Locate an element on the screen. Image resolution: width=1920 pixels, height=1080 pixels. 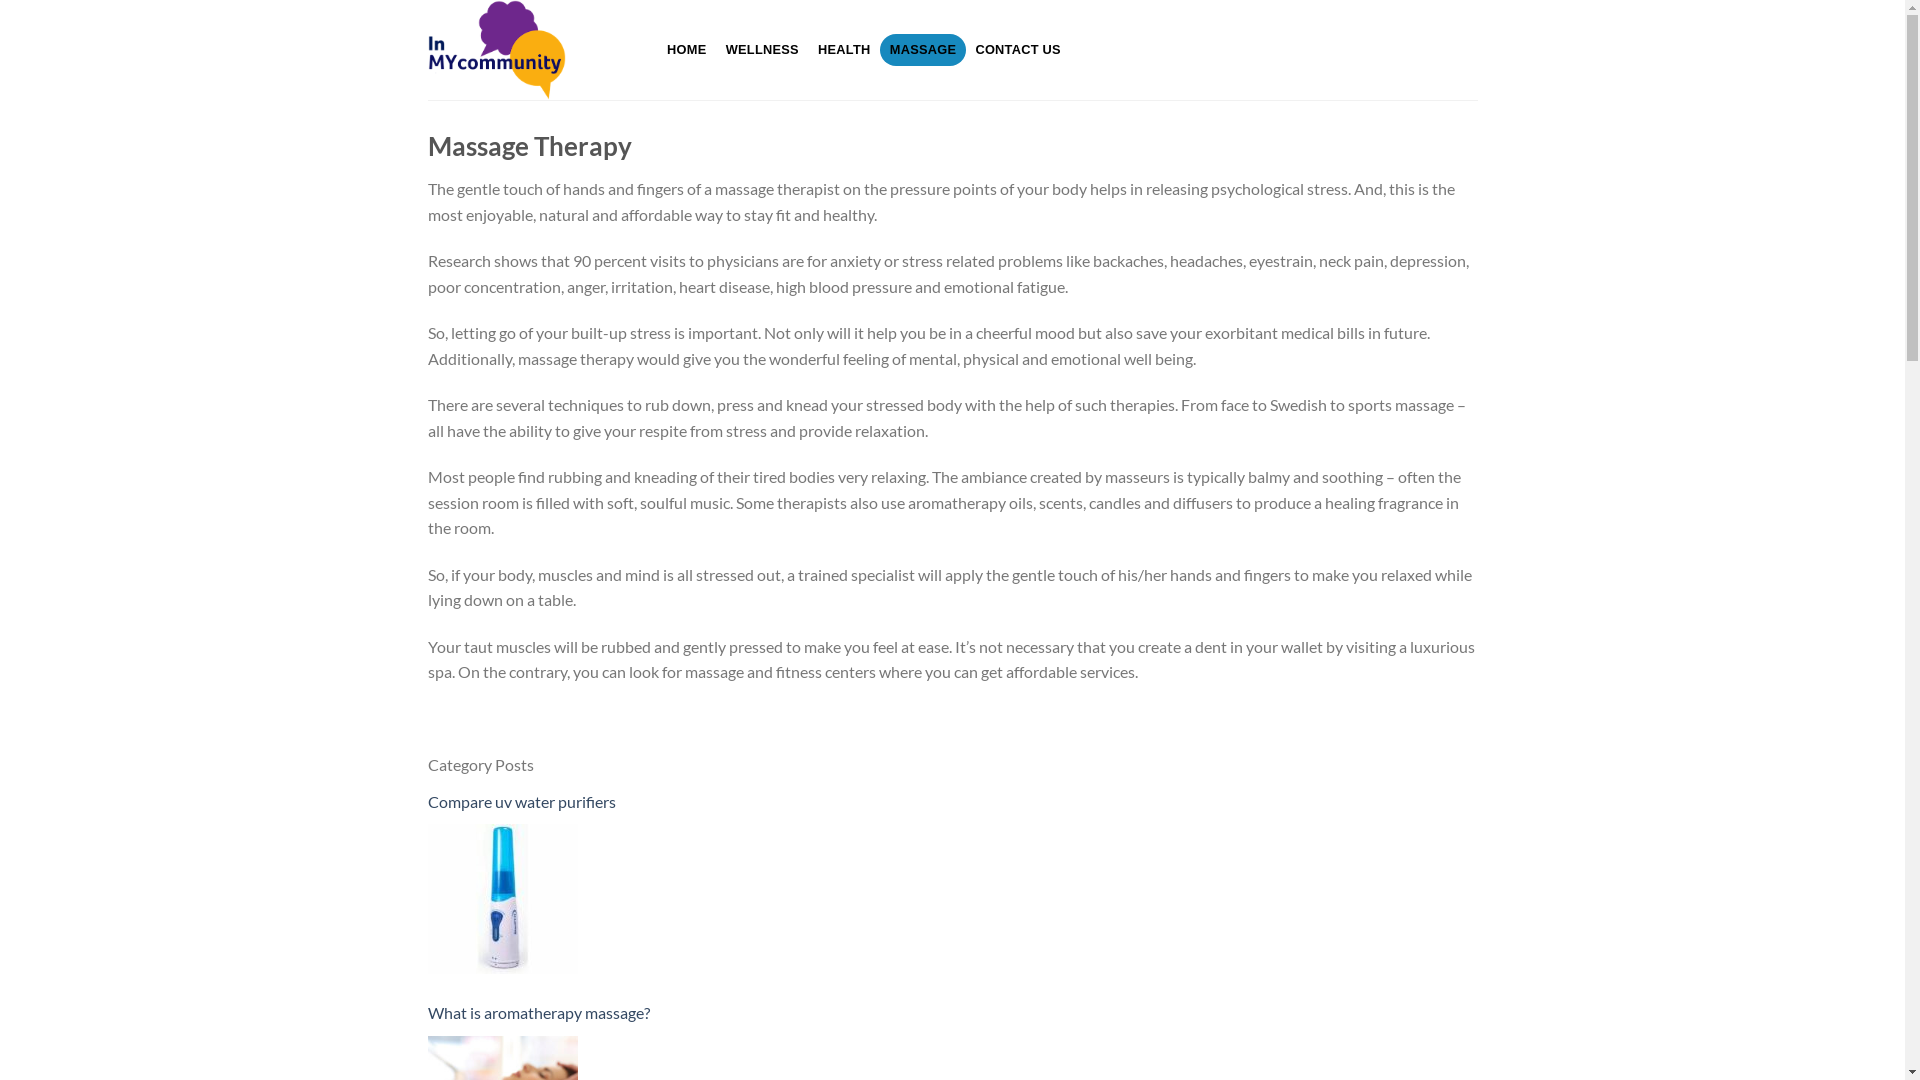
'HOME' is located at coordinates (687, 49).